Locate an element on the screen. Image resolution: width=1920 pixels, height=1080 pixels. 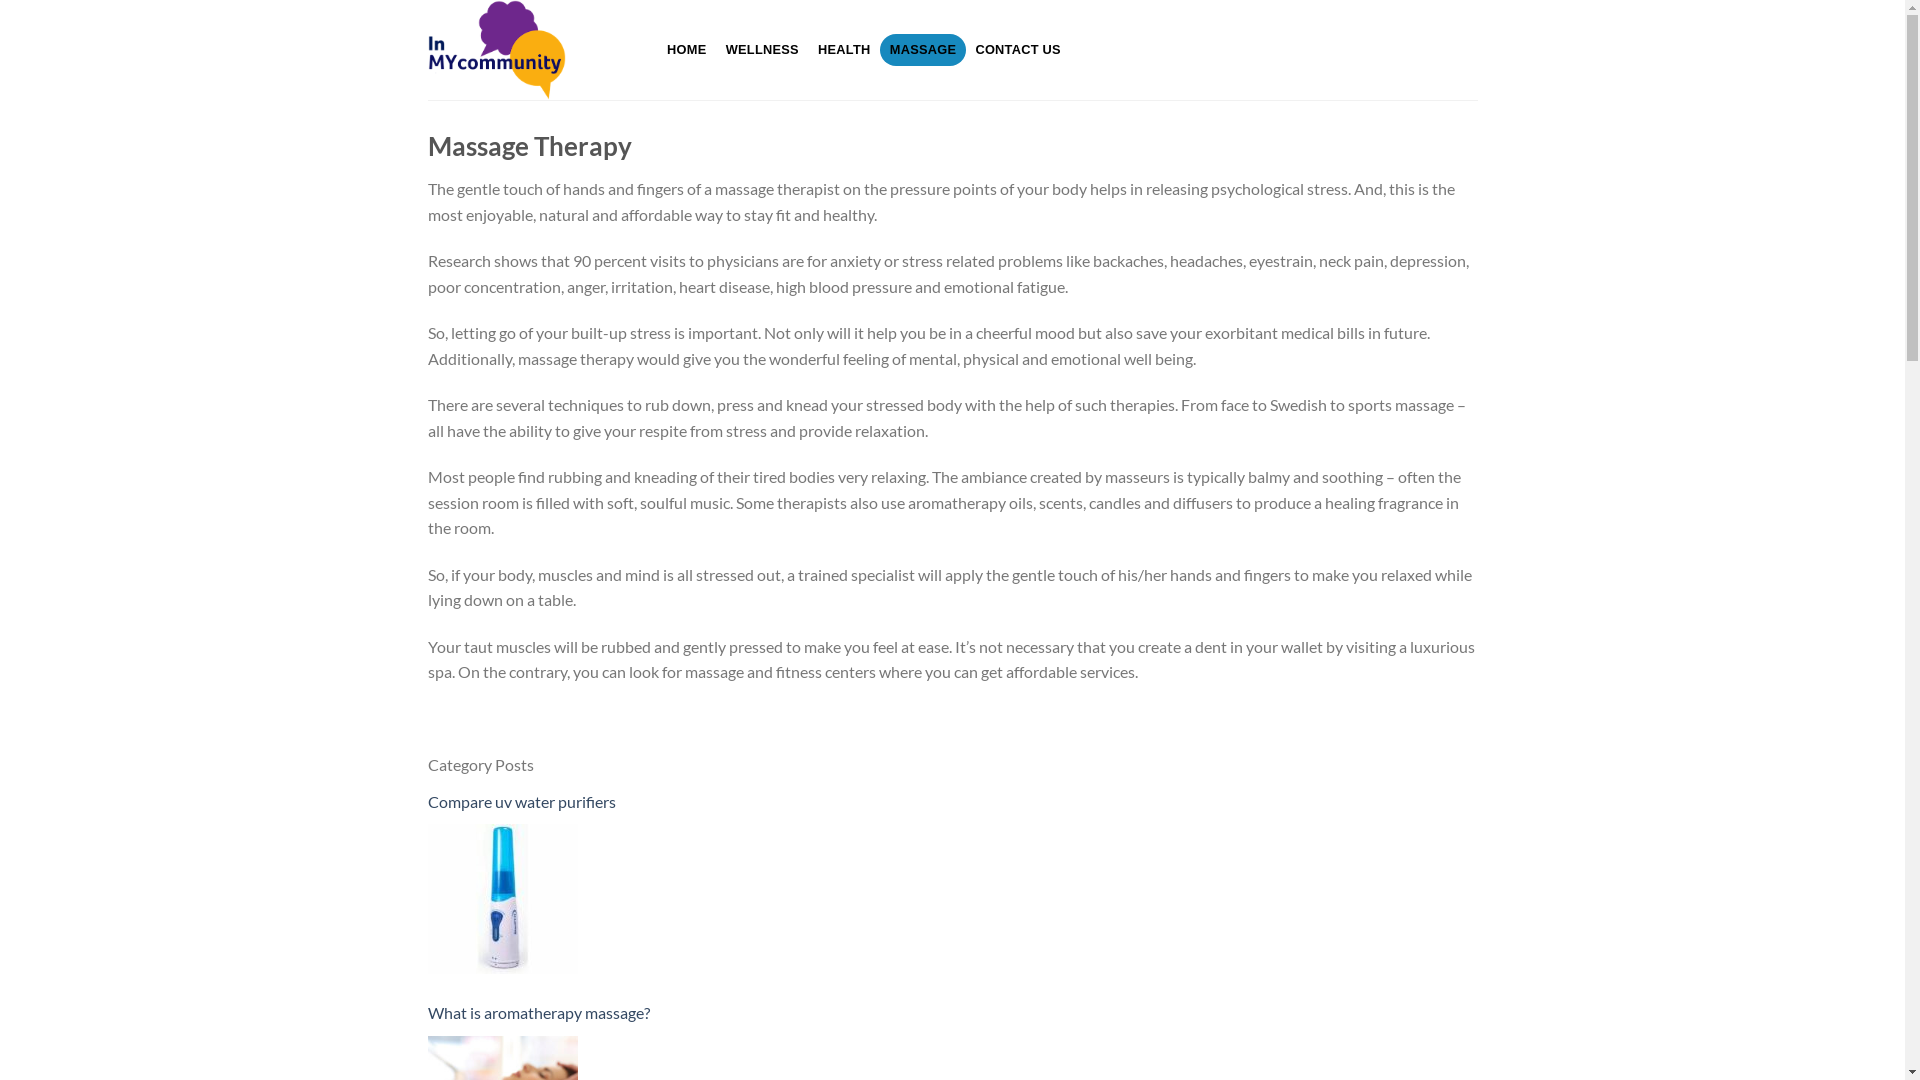
'HOME' is located at coordinates (687, 49).